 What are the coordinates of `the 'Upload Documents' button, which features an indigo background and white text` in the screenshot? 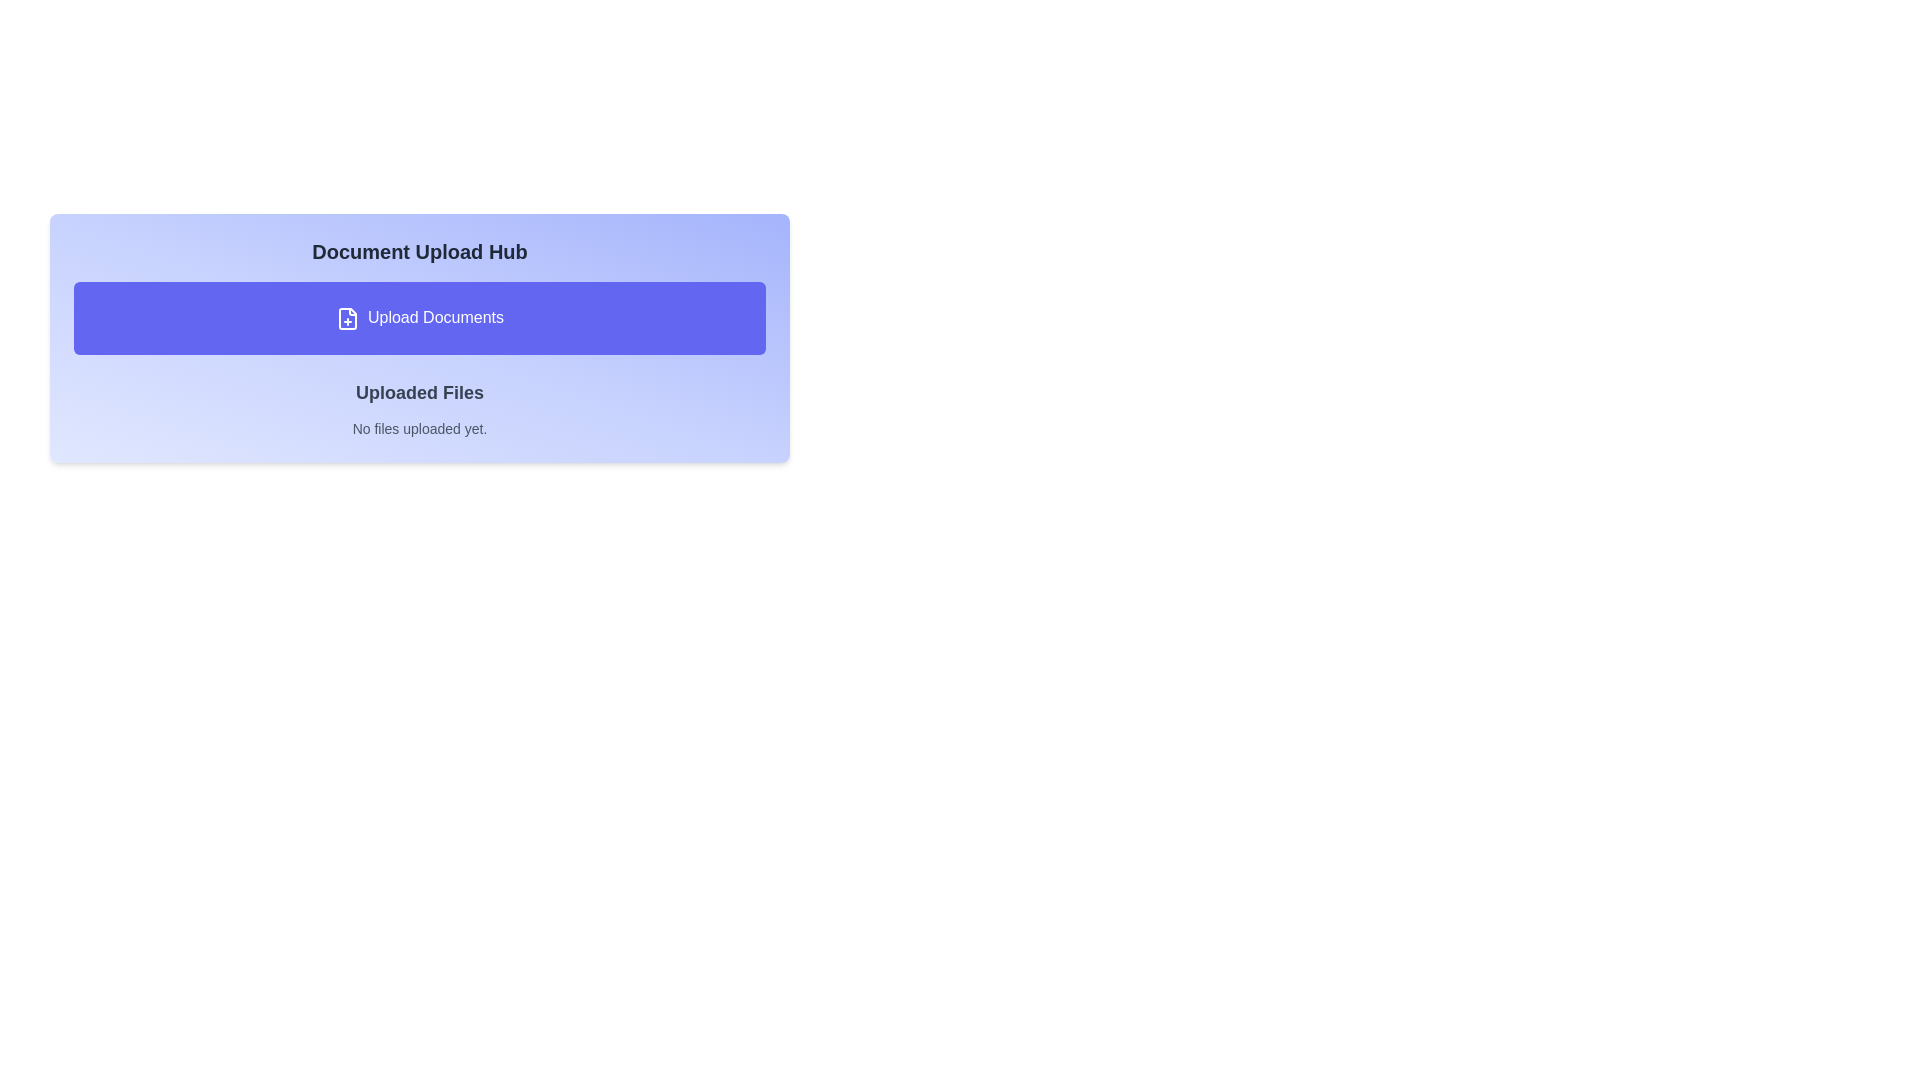 It's located at (419, 316).